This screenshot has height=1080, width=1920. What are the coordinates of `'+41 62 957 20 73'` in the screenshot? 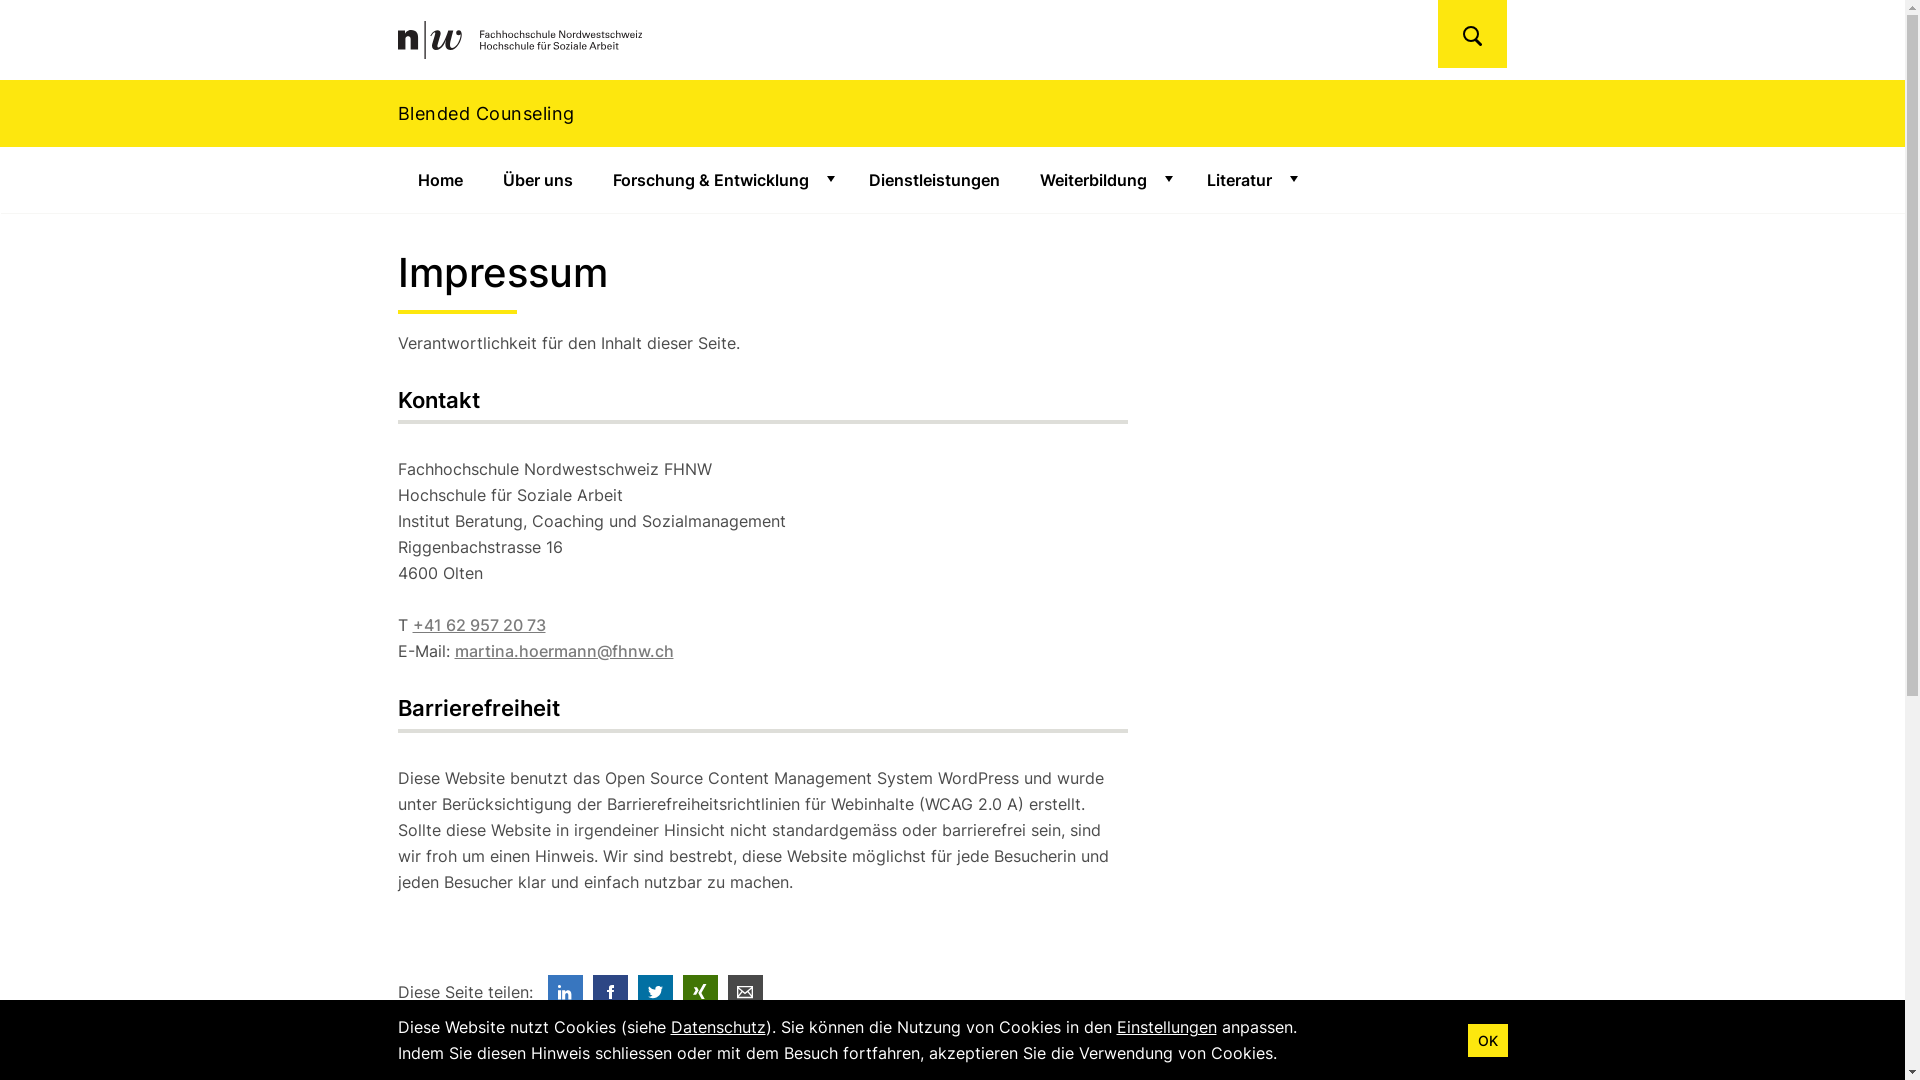 It's located at (477, 623).